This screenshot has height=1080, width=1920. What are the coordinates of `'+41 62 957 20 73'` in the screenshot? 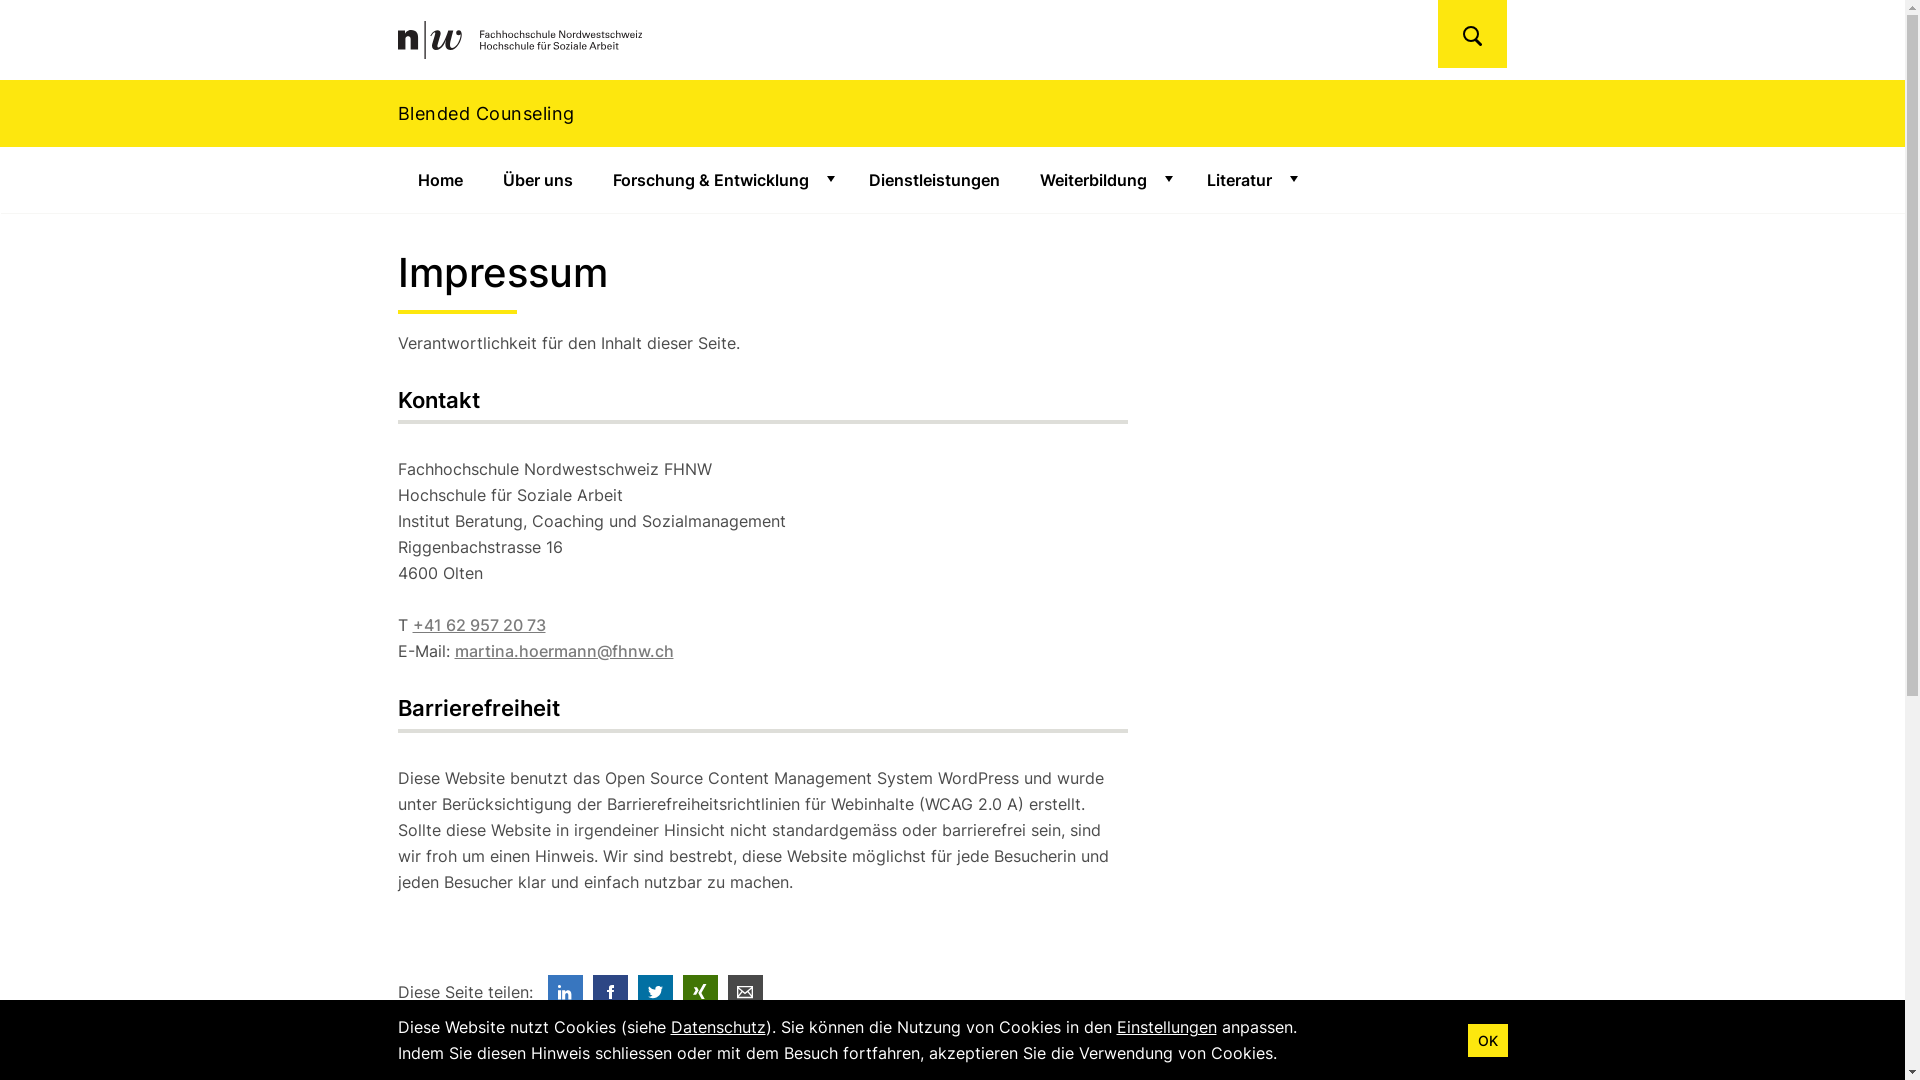 It's located at (477, 623).